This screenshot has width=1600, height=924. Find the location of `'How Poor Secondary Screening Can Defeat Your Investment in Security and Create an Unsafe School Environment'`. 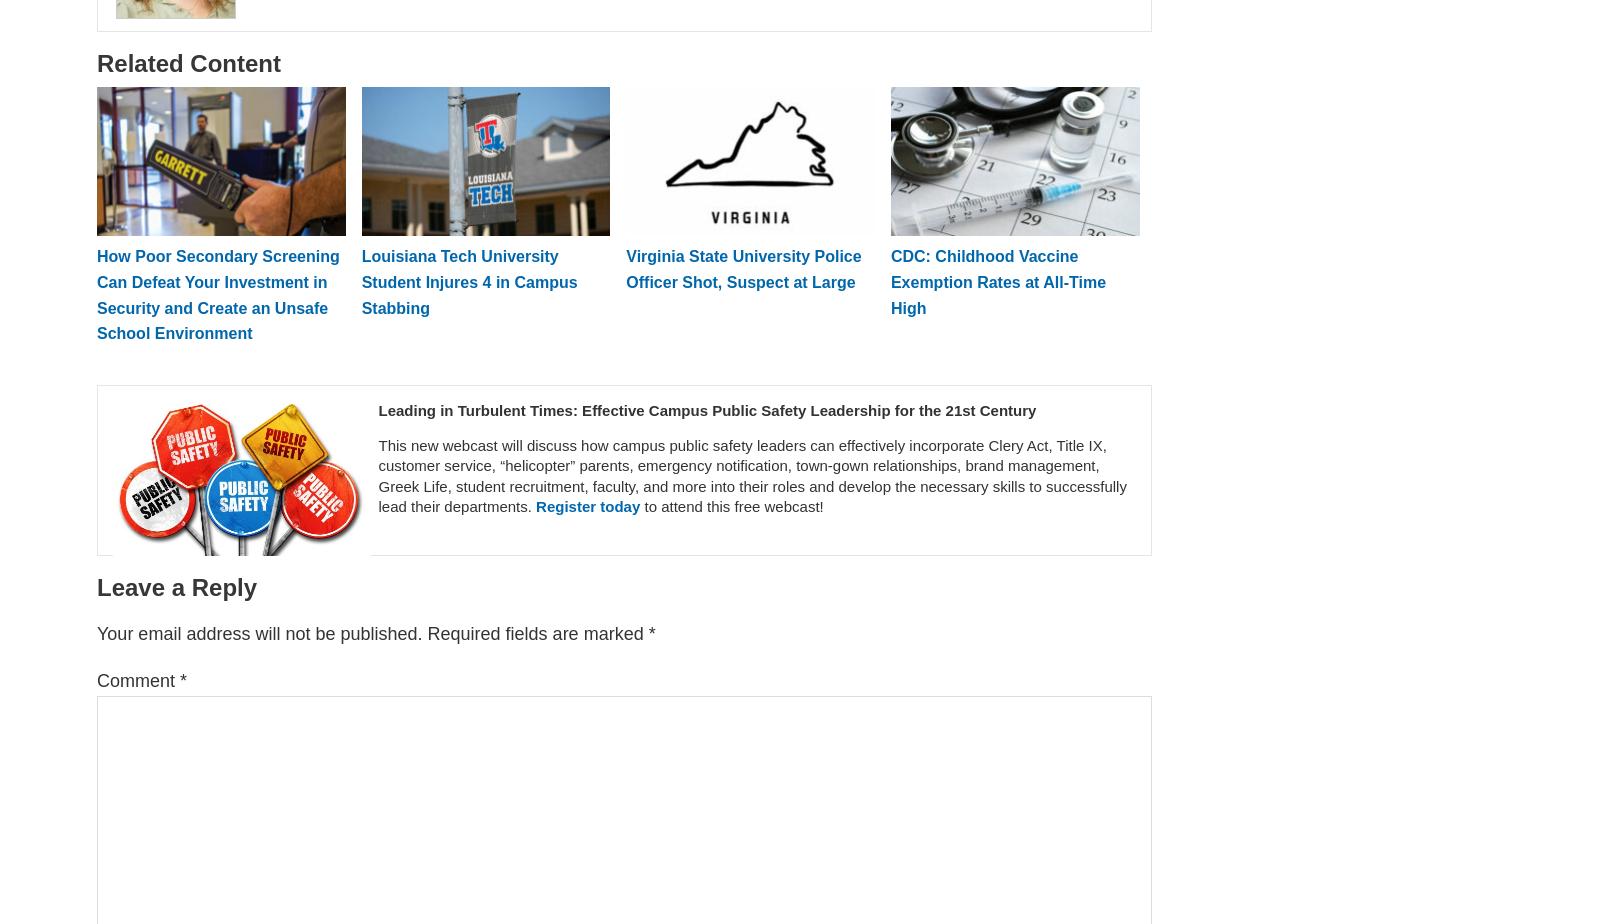

'How Poor Secondary Screening Can Defeat Your Investment in Security and Create an Unsafe School Environment' is located at coordinates (218, 295).